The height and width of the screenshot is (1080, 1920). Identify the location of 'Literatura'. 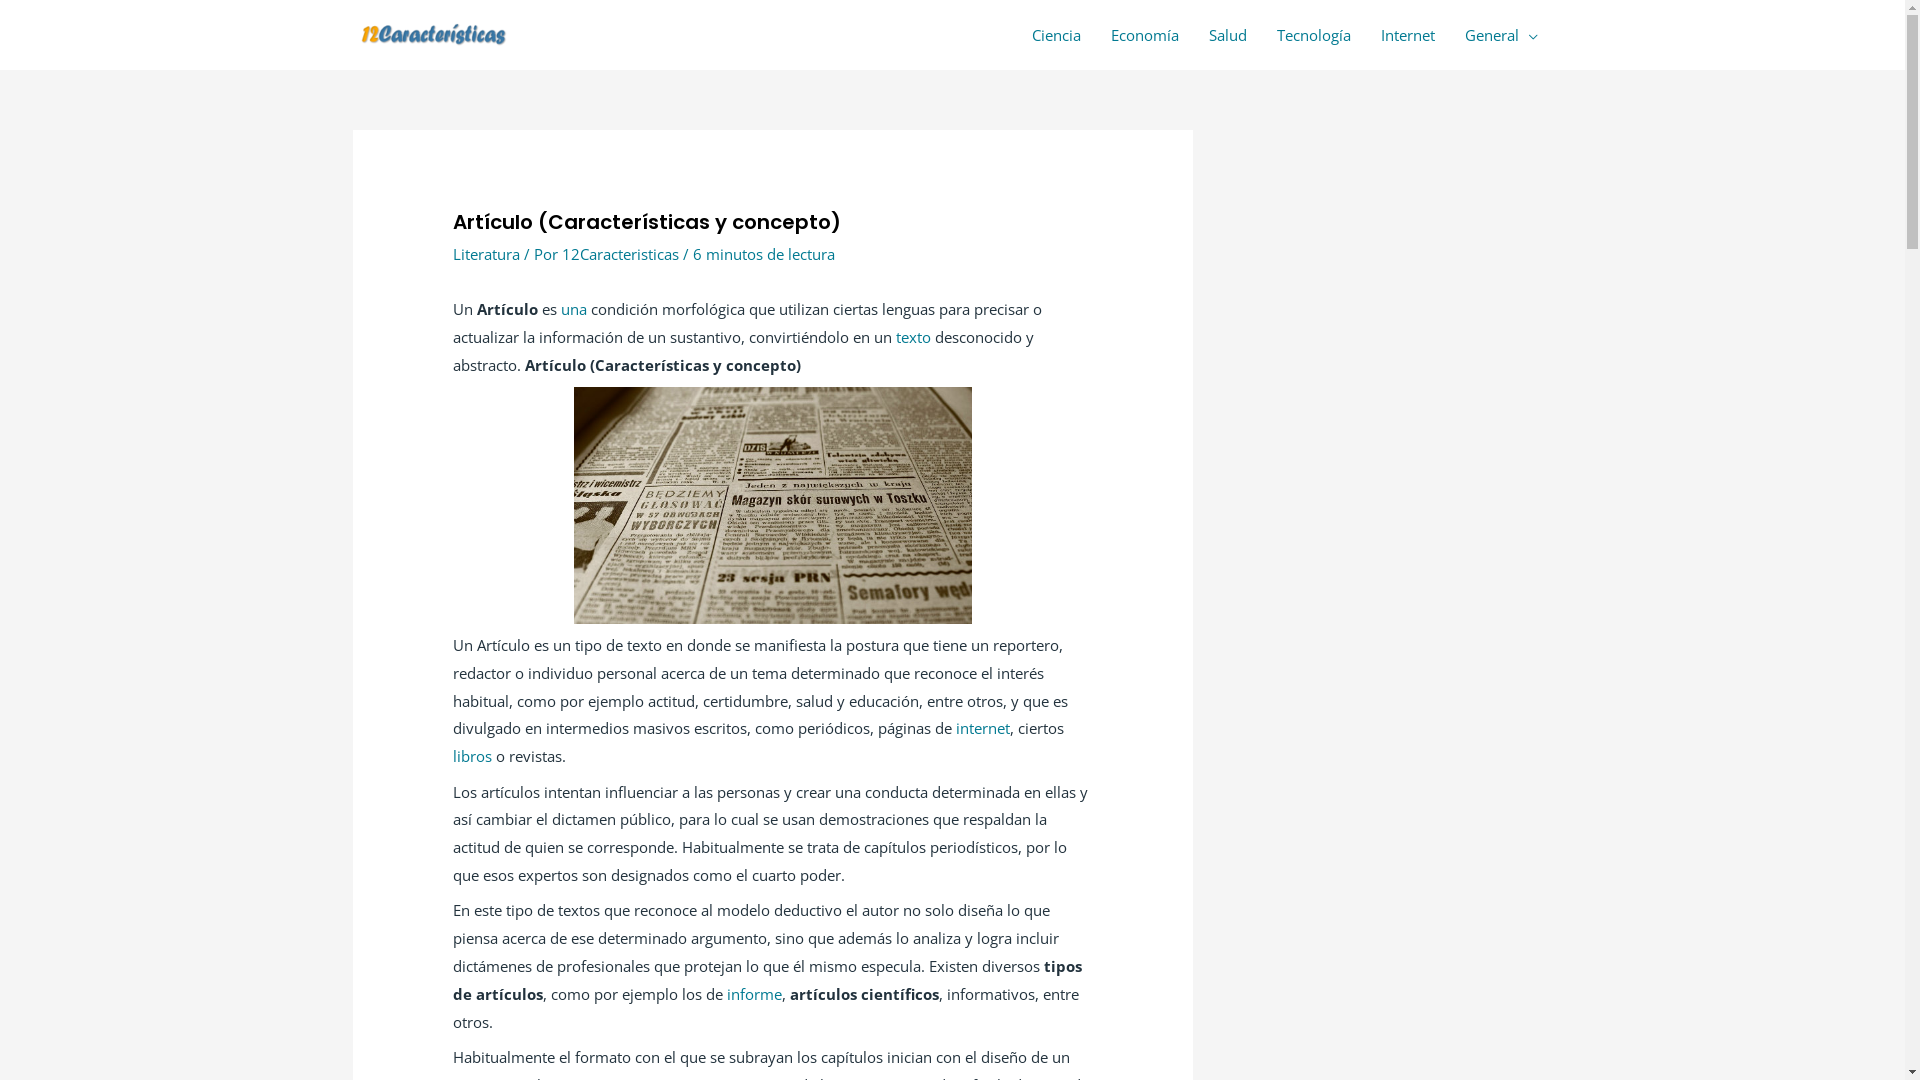
(486, 253).